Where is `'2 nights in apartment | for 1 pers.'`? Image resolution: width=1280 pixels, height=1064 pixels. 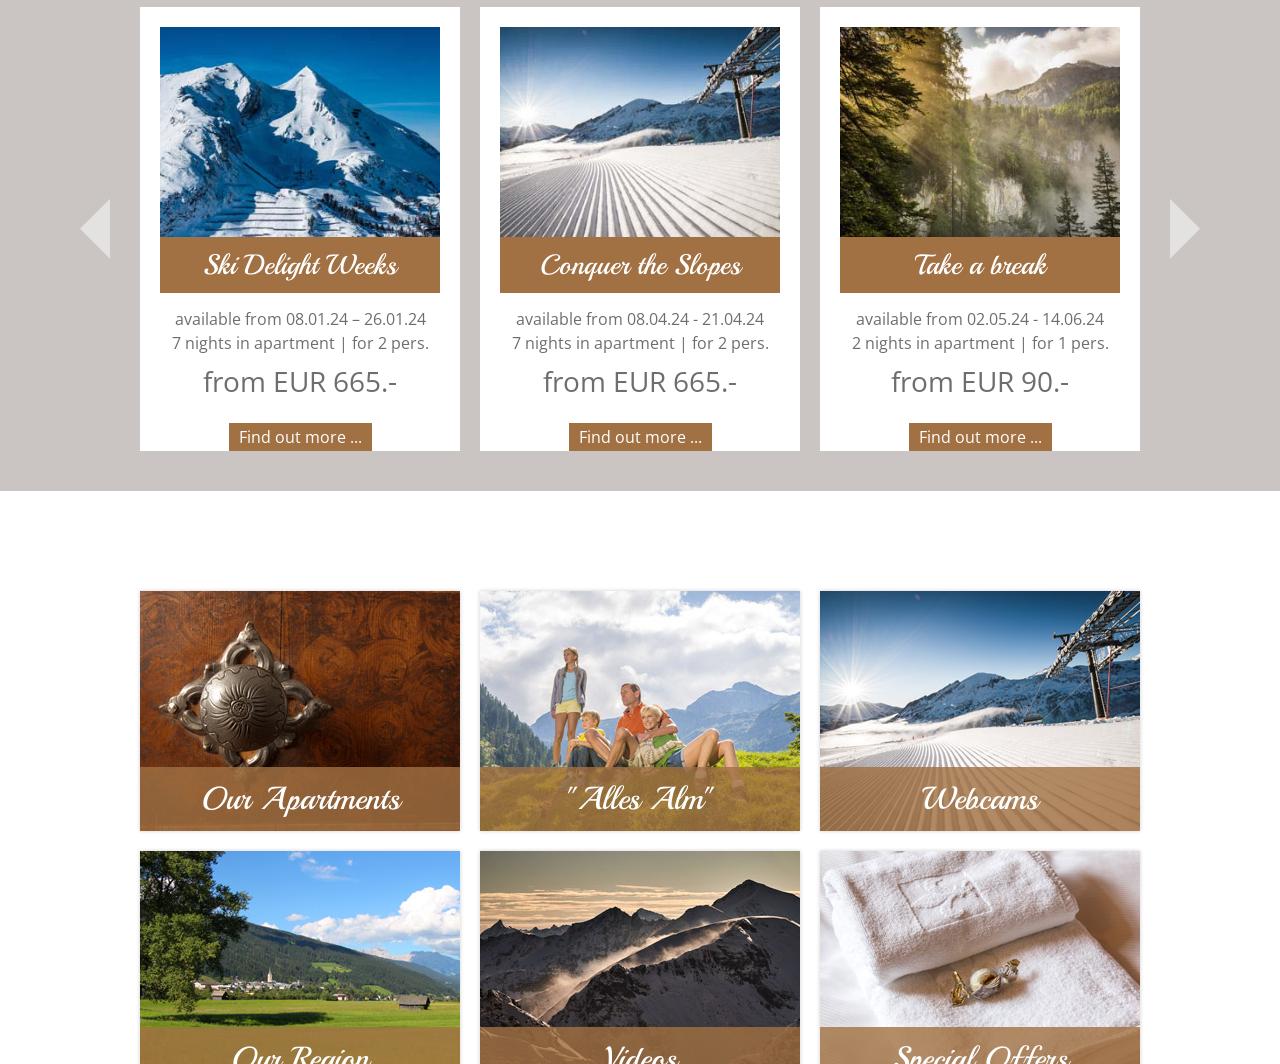
'2 nights in apartment | for 1 pers.' is located at coordinates (954, 343).